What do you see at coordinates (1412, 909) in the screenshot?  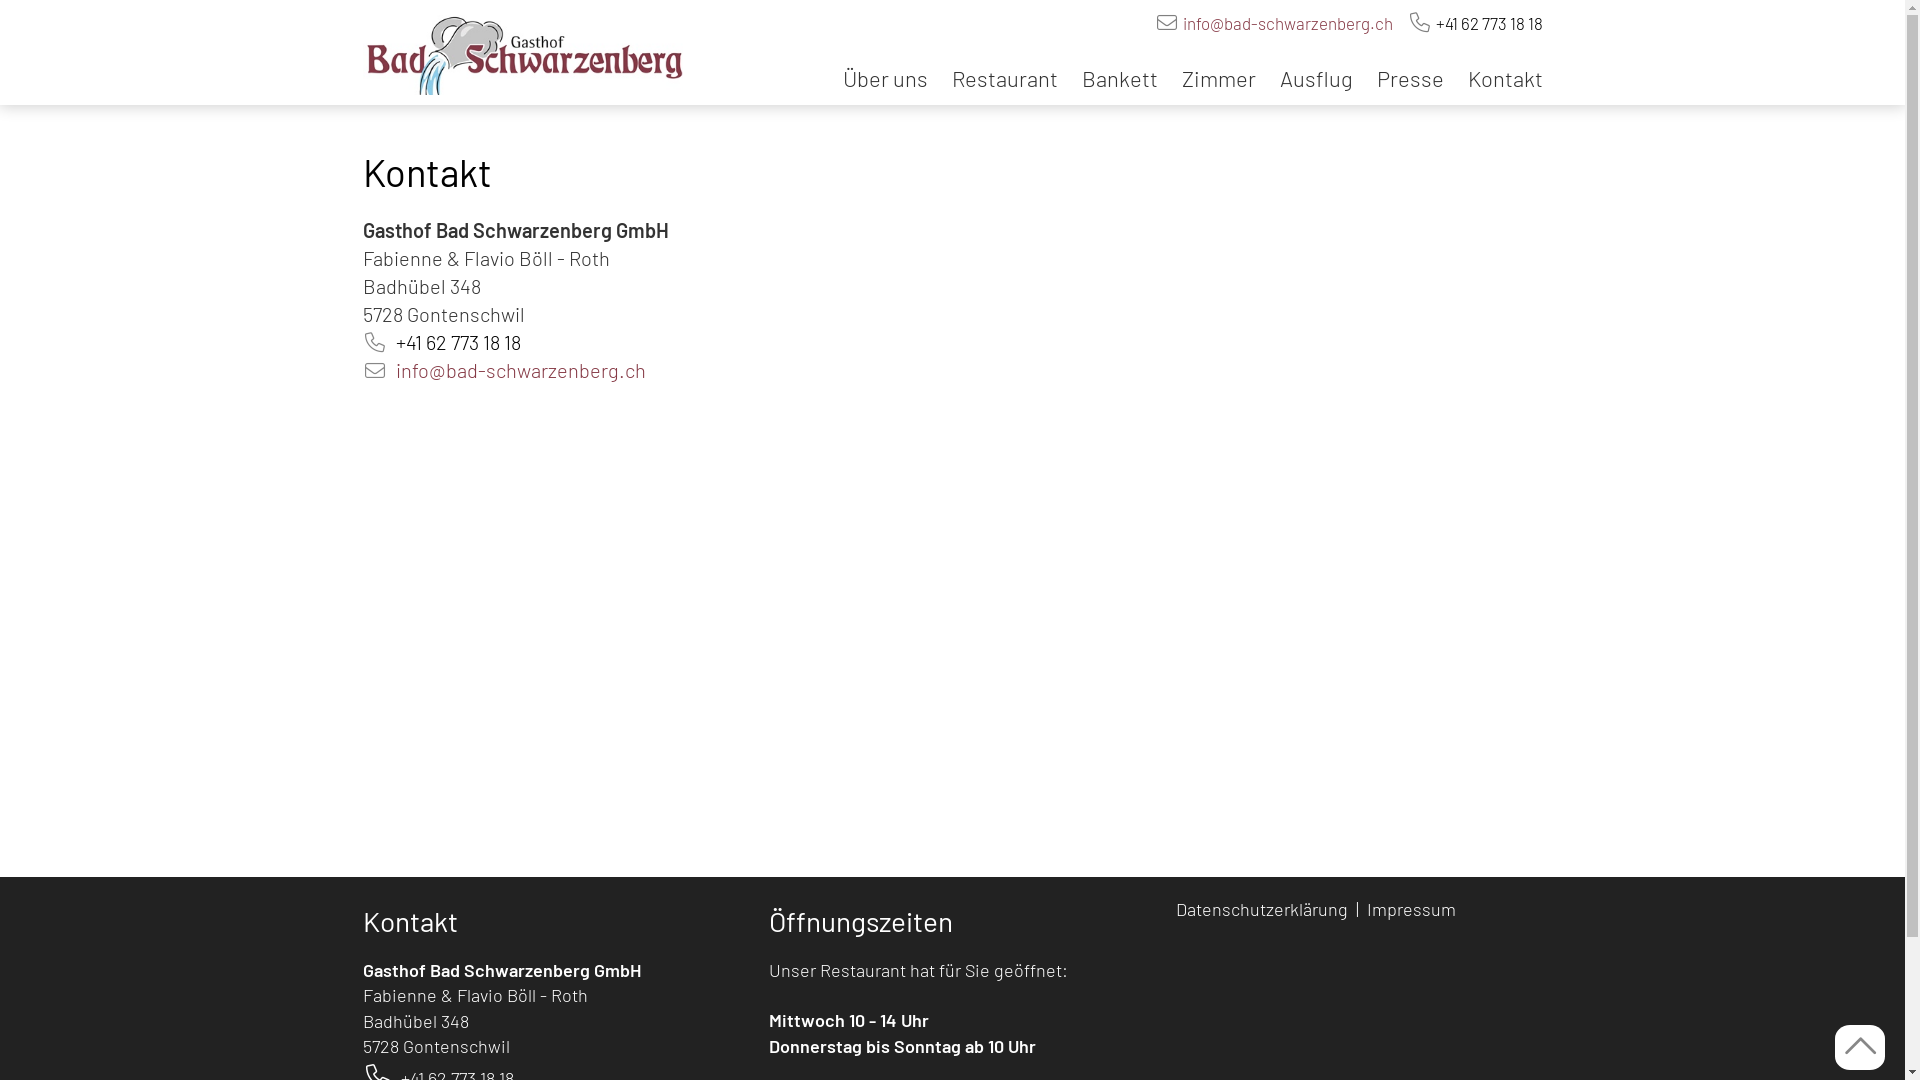 I see `'Impressum '` at bounding box center [1412, 909].